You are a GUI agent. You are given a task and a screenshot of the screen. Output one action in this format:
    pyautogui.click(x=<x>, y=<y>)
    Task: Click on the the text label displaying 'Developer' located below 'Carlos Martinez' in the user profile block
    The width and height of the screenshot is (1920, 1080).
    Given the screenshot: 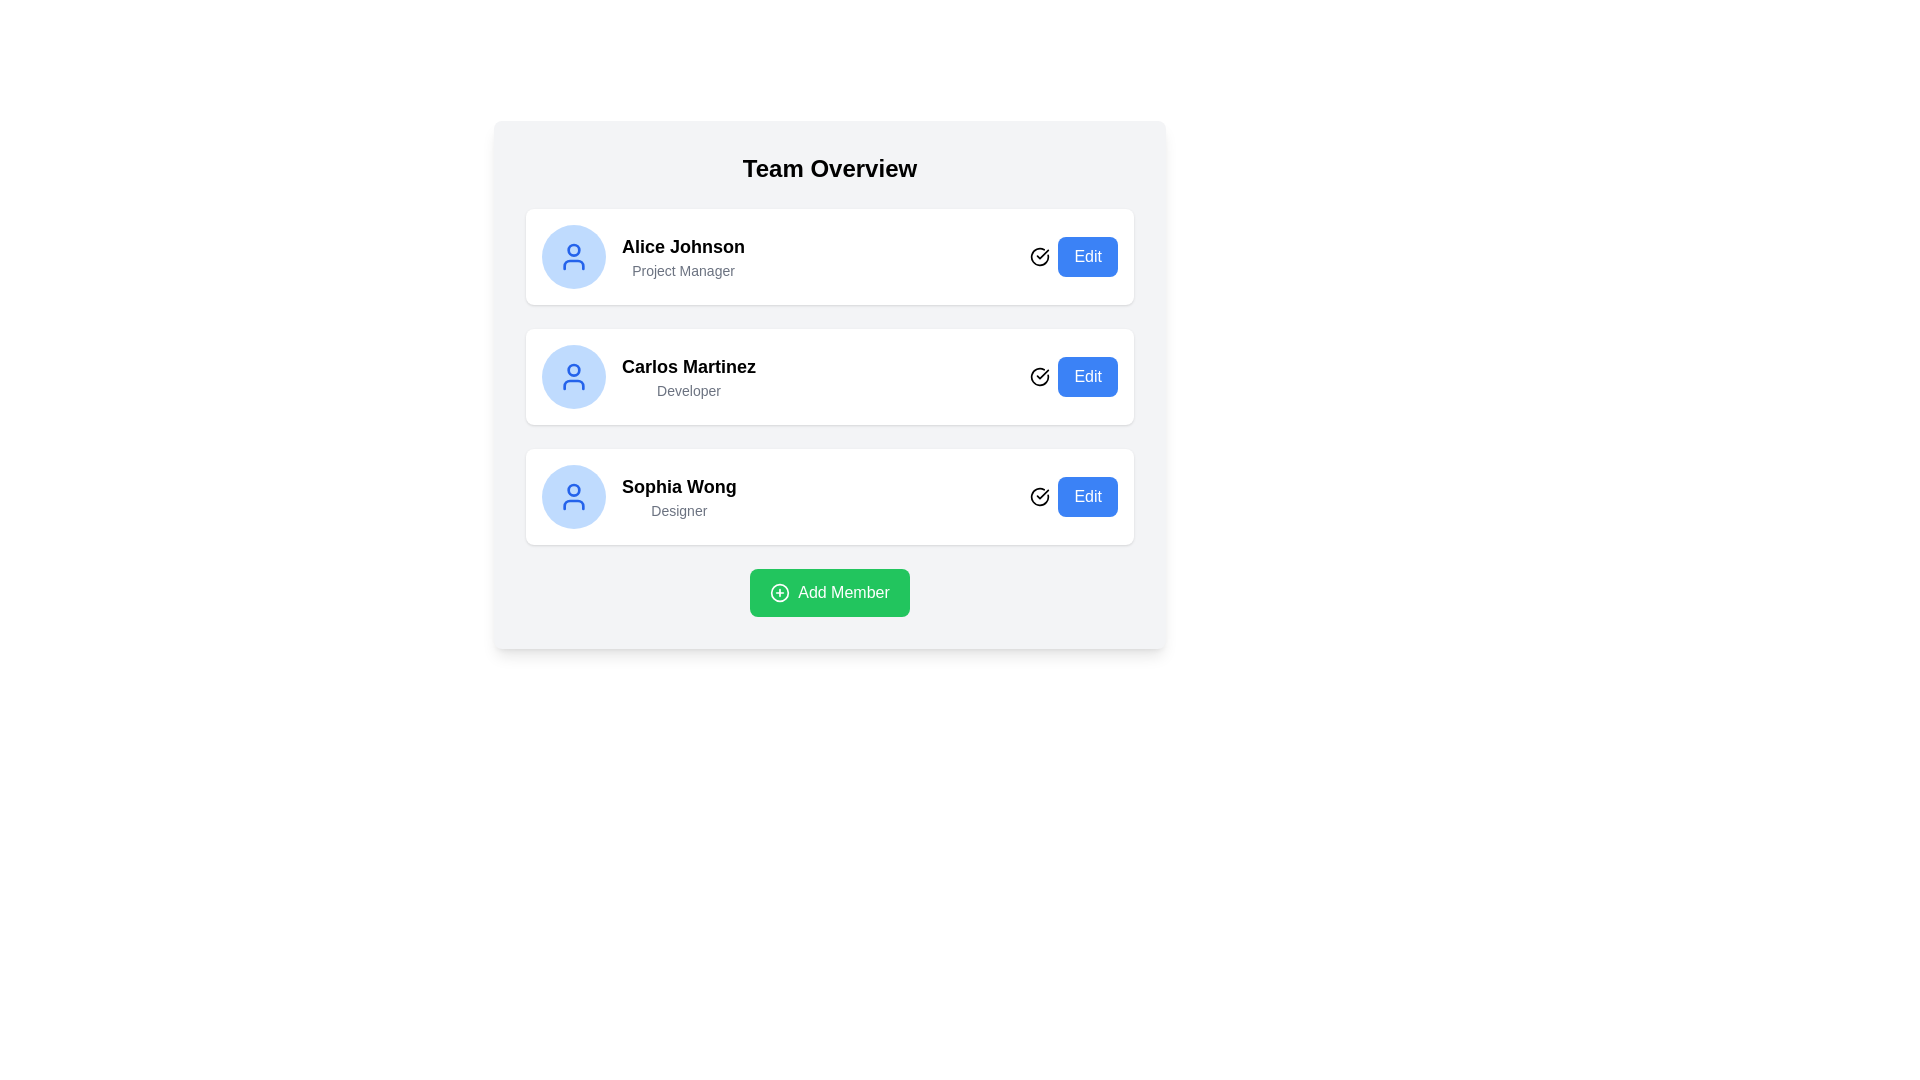 What is the action you would take?
    pyautogui.click(x=689, y=390)
    